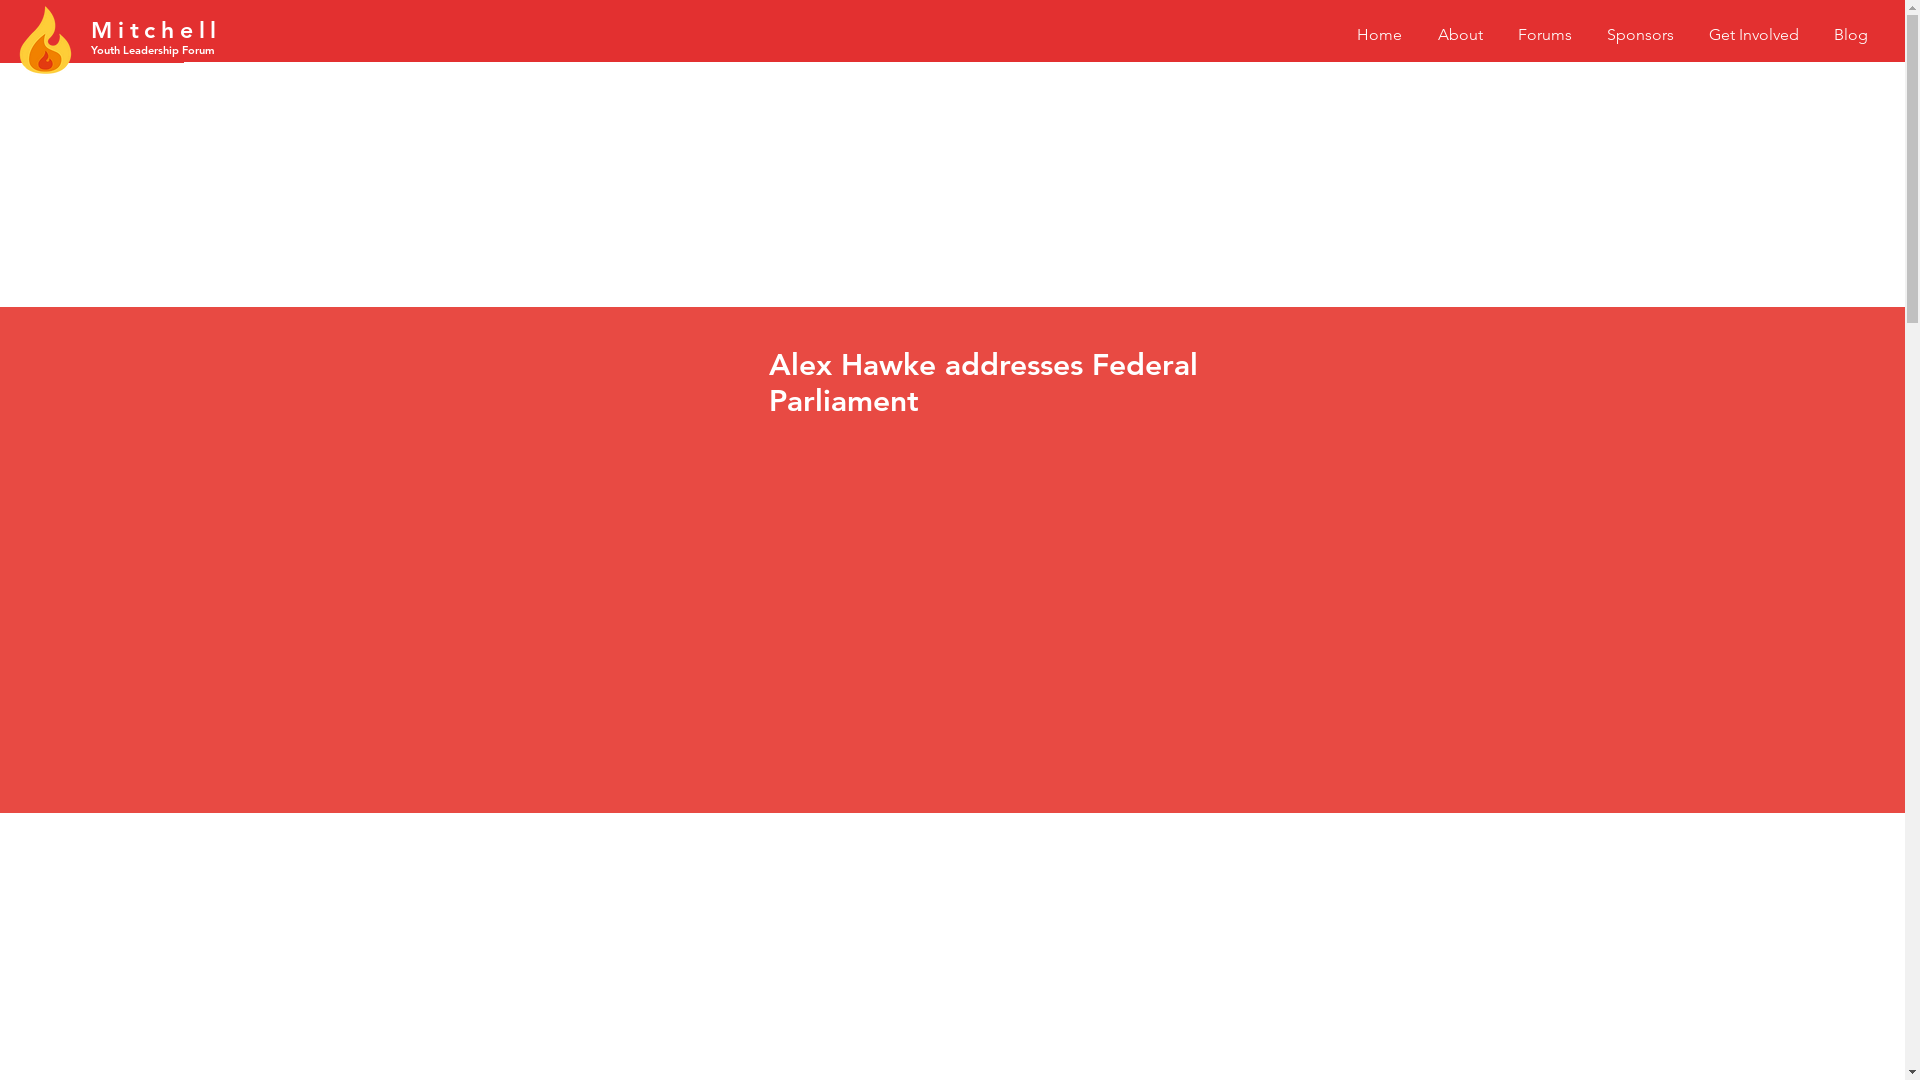 This screenshot has height=1080, width=1920. What do you see at coordinates (1752, 34) in the screenshot?
I see `'Get Involved'` at bounding box center [1752, 34].